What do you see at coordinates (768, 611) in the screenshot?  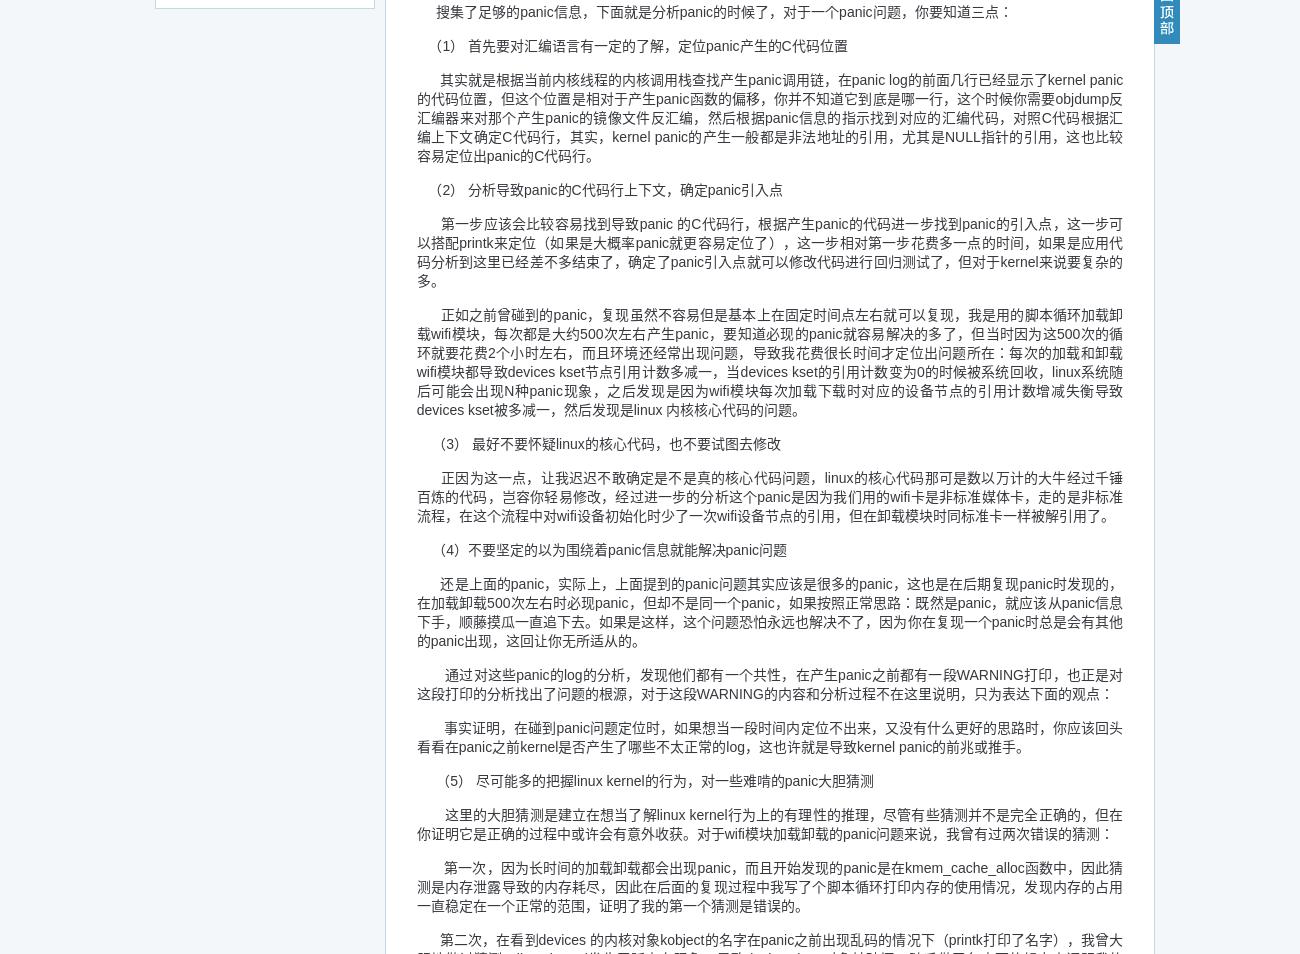 I see `'还是上面的panic，实际上，上面提到的panic问题其实应该是很多的panic，这也是在后期复现panic时发现的，在加载卸载500次左右时必现panic，但却不是同一个panic，如果按照正常思路：既然是panic，就应该从panic信息下手，顺藤摸瓜一直追下去。如果是这样，这个问题恐怕永远也解决不了，因为你在复现一个panic时总是会有其他的panic出现，这回让你无所适从的。'` at bounding box center [768, 611].